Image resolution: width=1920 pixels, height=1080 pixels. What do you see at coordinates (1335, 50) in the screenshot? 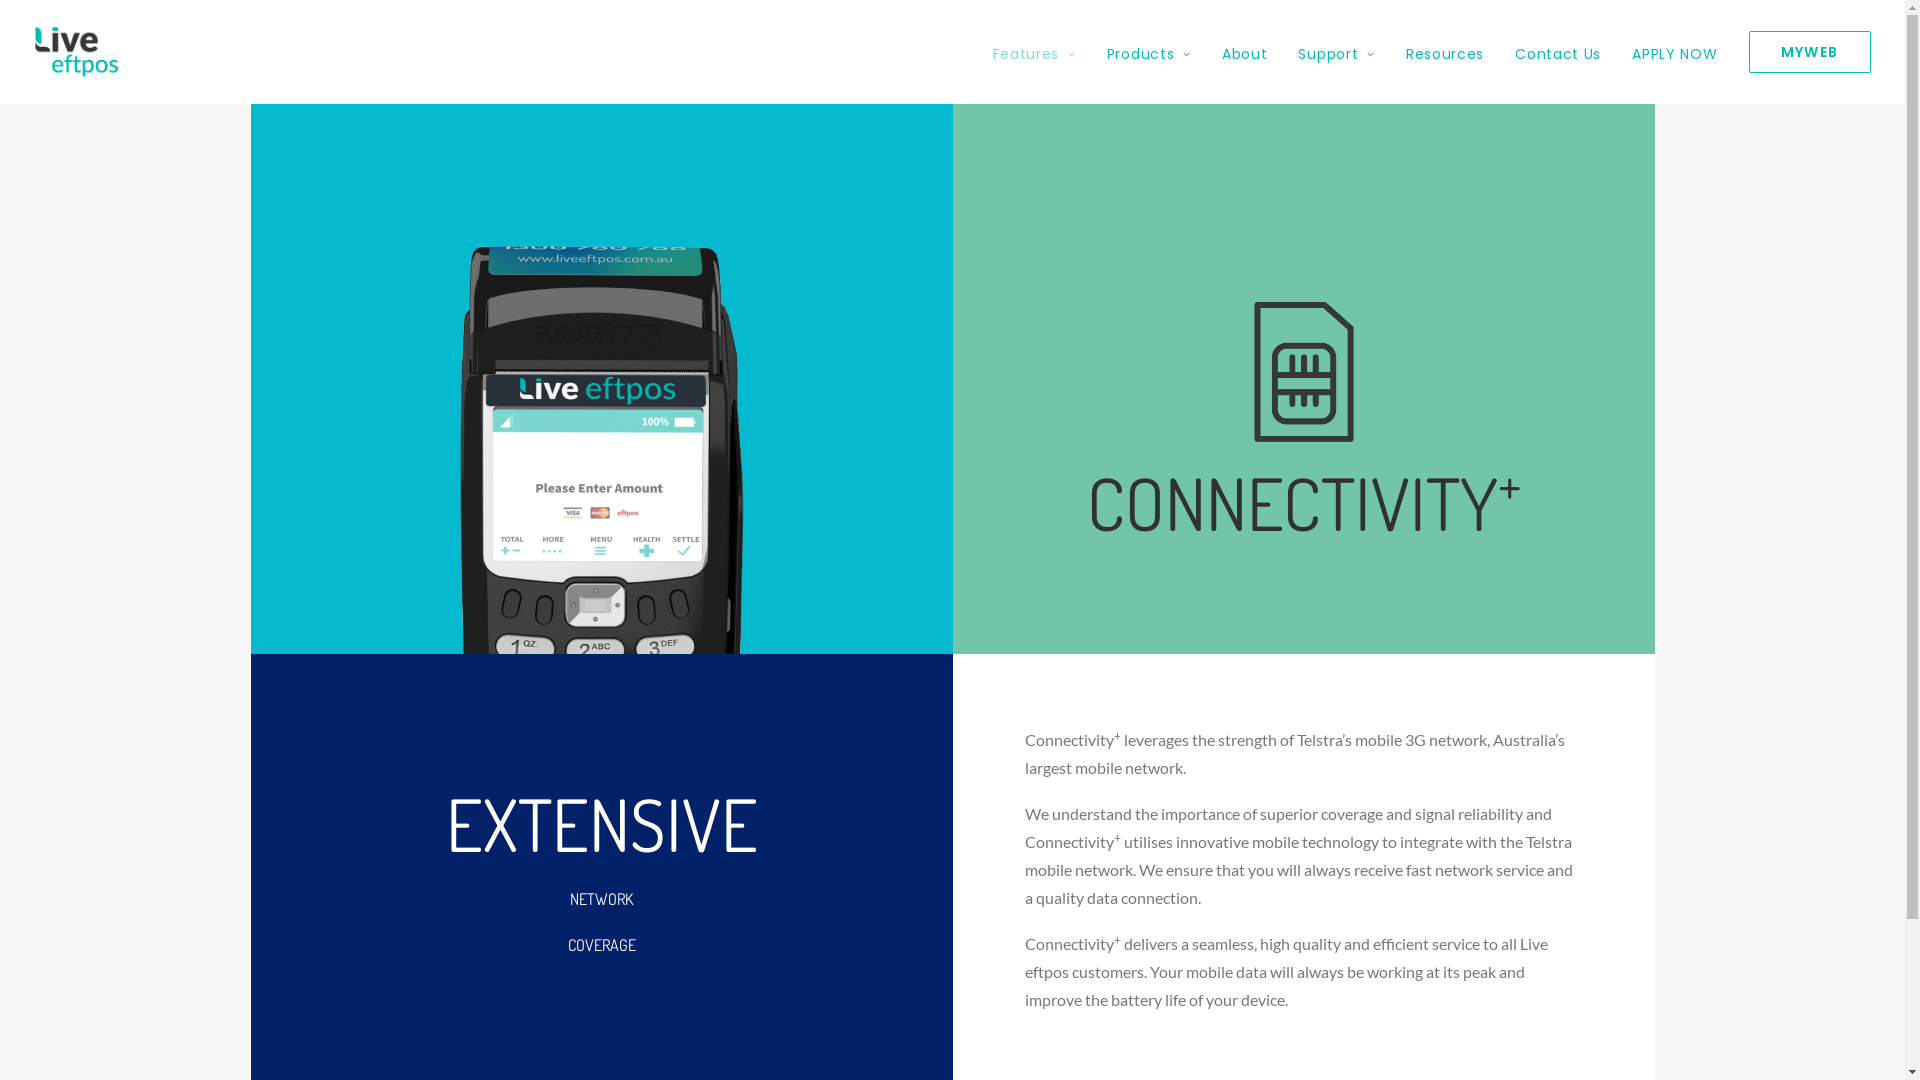
I see `'Support'` at bounding box center [1335, 50].